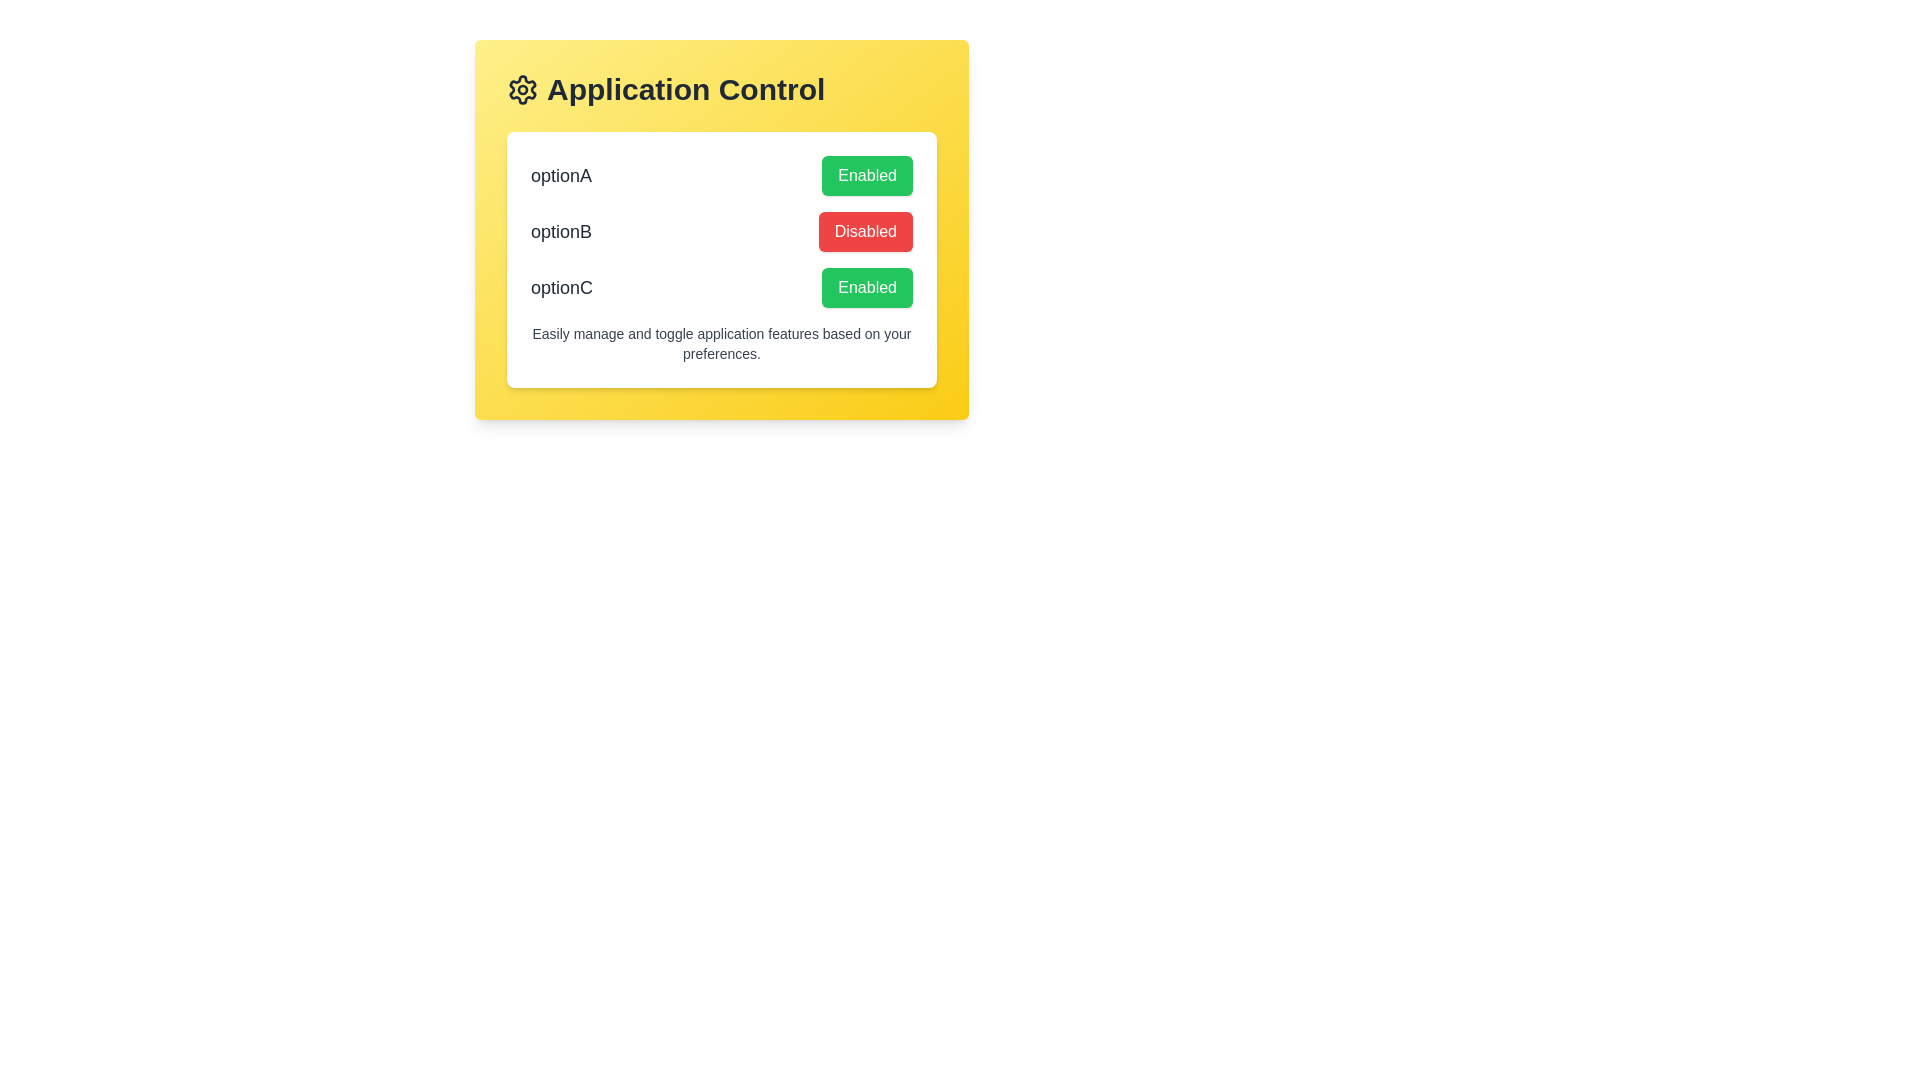  Describe the element at coordinates (523, 88) in the screenshot. I see `the gear icon with a bold black outline and sunflower yellow fill, located in the header section titled 'Application Control'` at that location.